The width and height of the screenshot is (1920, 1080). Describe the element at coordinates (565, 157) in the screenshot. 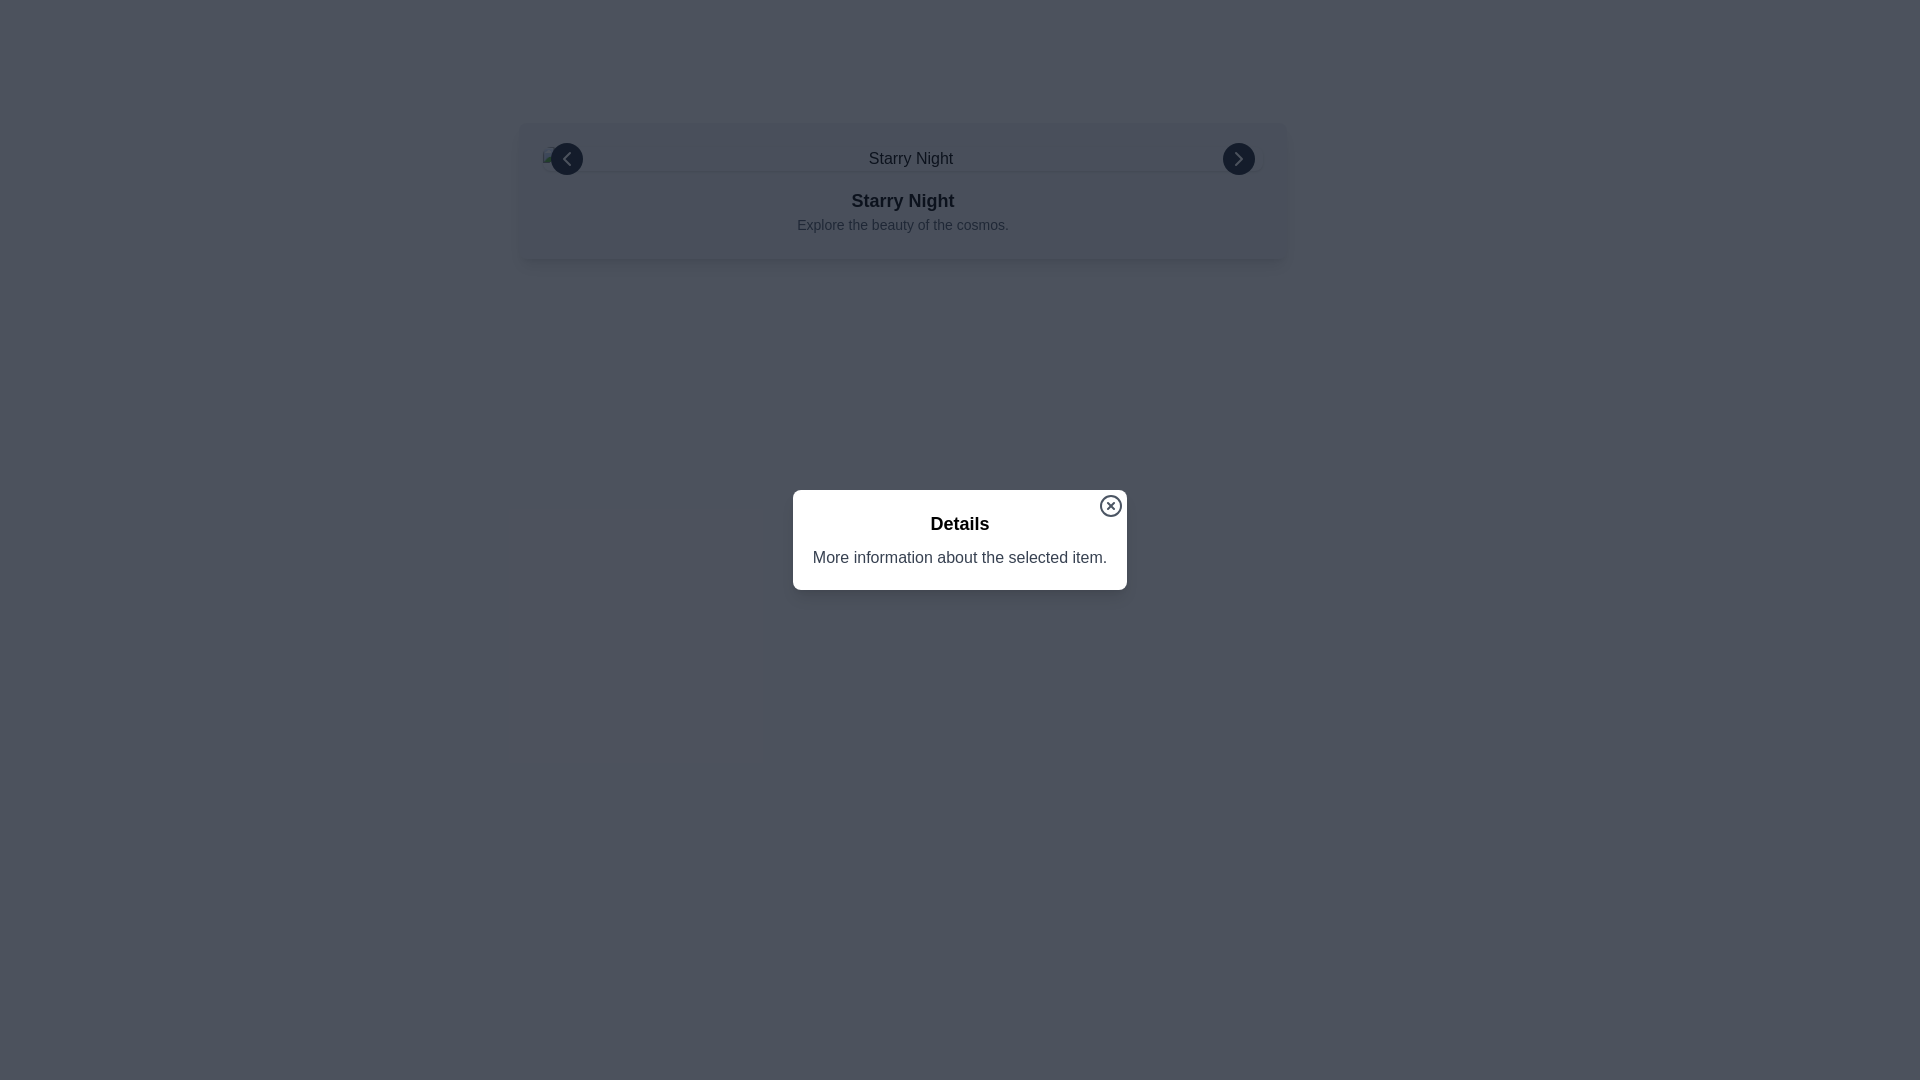

I see `the navigation button located on the left side of the carousel` at that location.